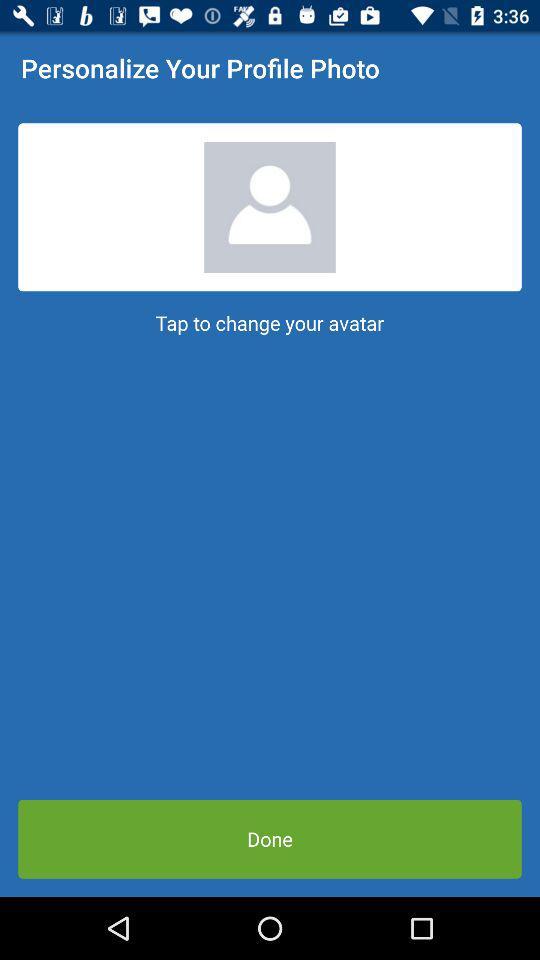  What do you see at coordinates (270, 207) in the screenshot?
I see `the app below personalize your profile icon` at bounding box center [270, 207].